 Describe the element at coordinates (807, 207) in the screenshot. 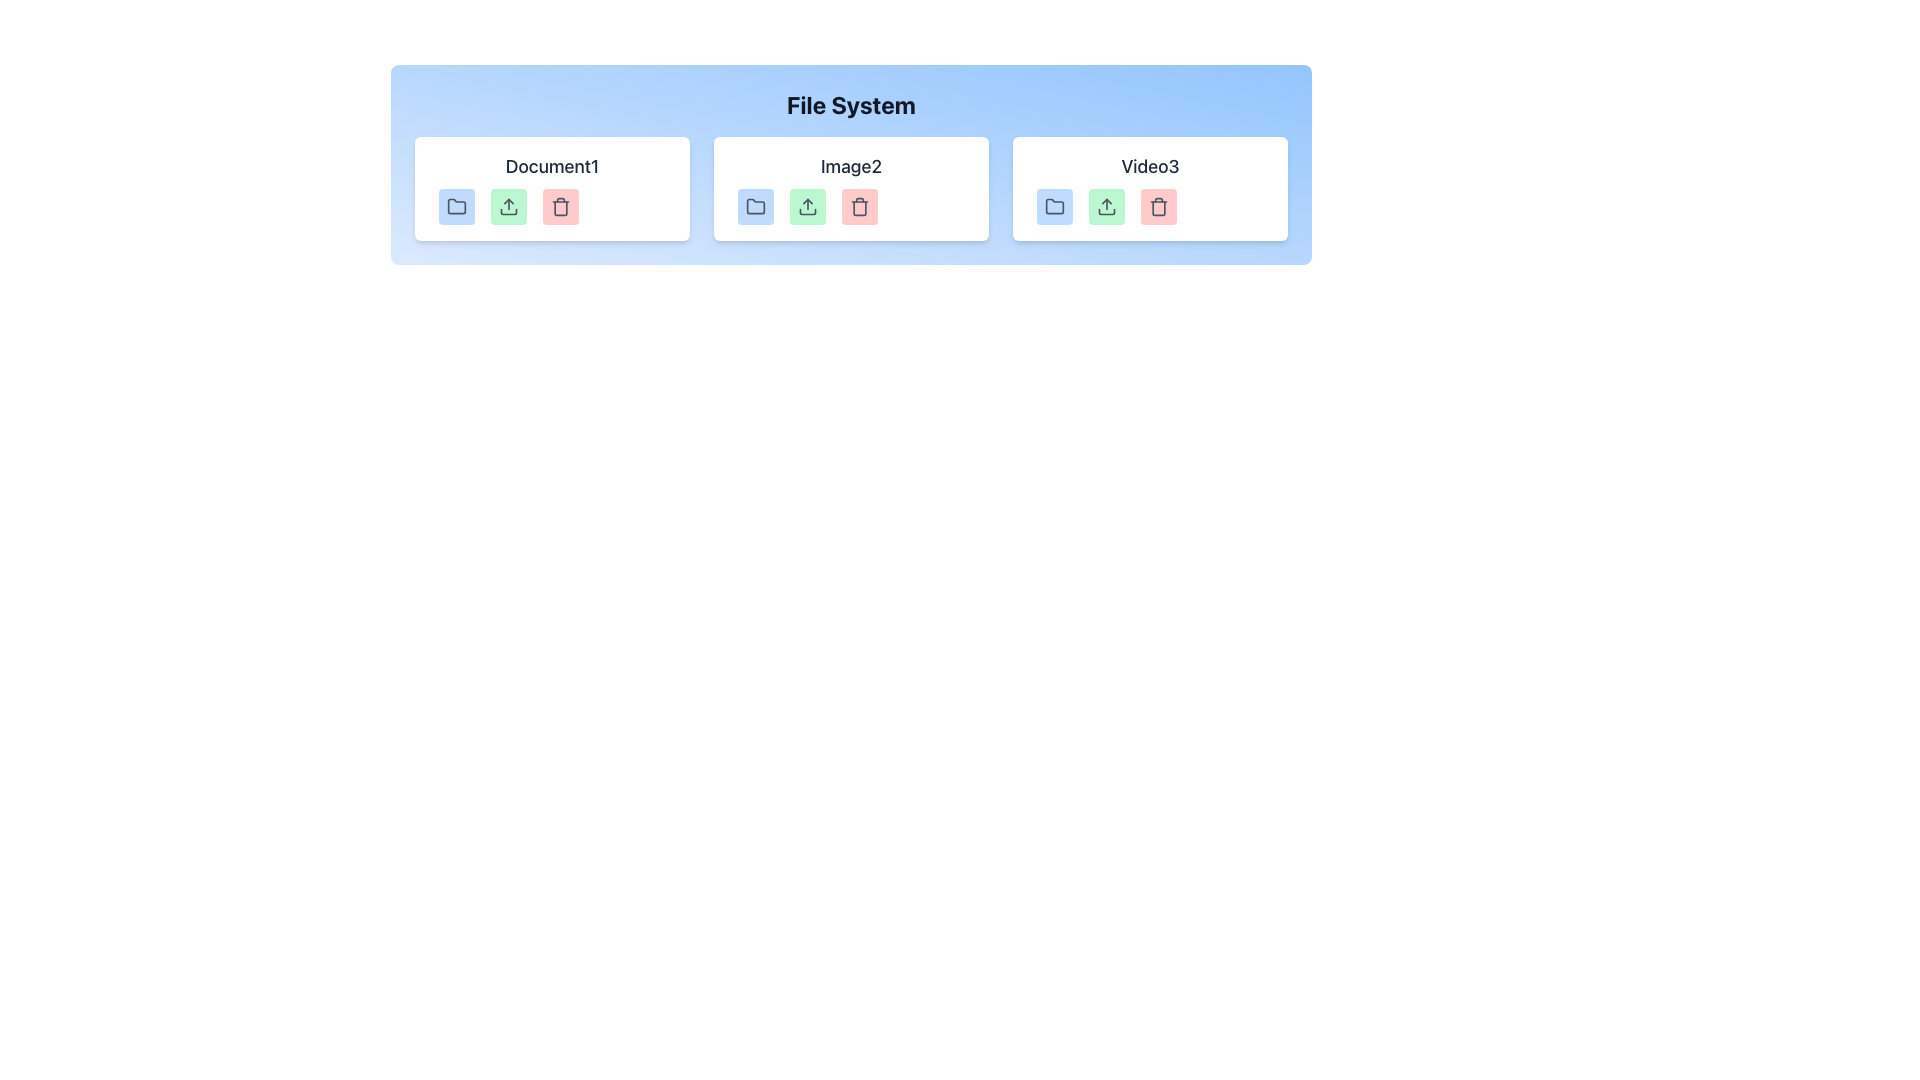

I see `the upload icon, which is an upward-pointing arrow styled icon situated within a green rounded background, to initiate the upload action` at that location.